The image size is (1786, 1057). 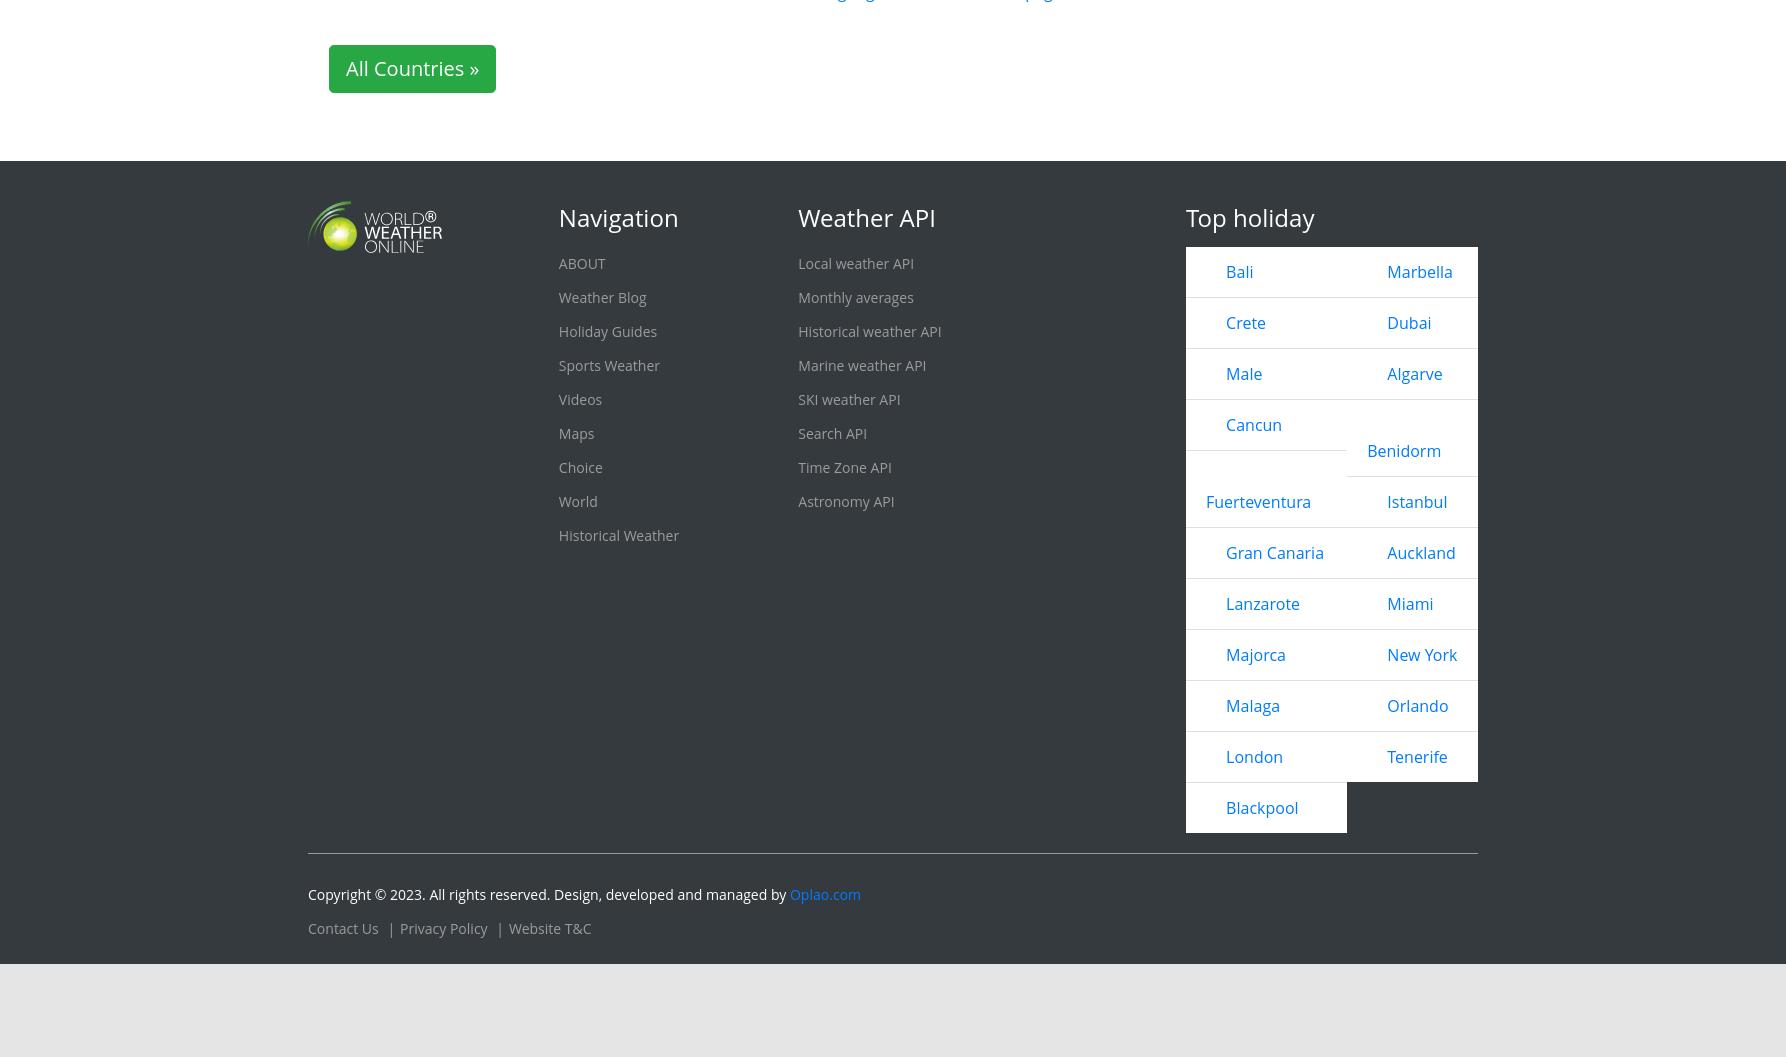 I want to click on 'Red Deer', so click(x=981, y=83).